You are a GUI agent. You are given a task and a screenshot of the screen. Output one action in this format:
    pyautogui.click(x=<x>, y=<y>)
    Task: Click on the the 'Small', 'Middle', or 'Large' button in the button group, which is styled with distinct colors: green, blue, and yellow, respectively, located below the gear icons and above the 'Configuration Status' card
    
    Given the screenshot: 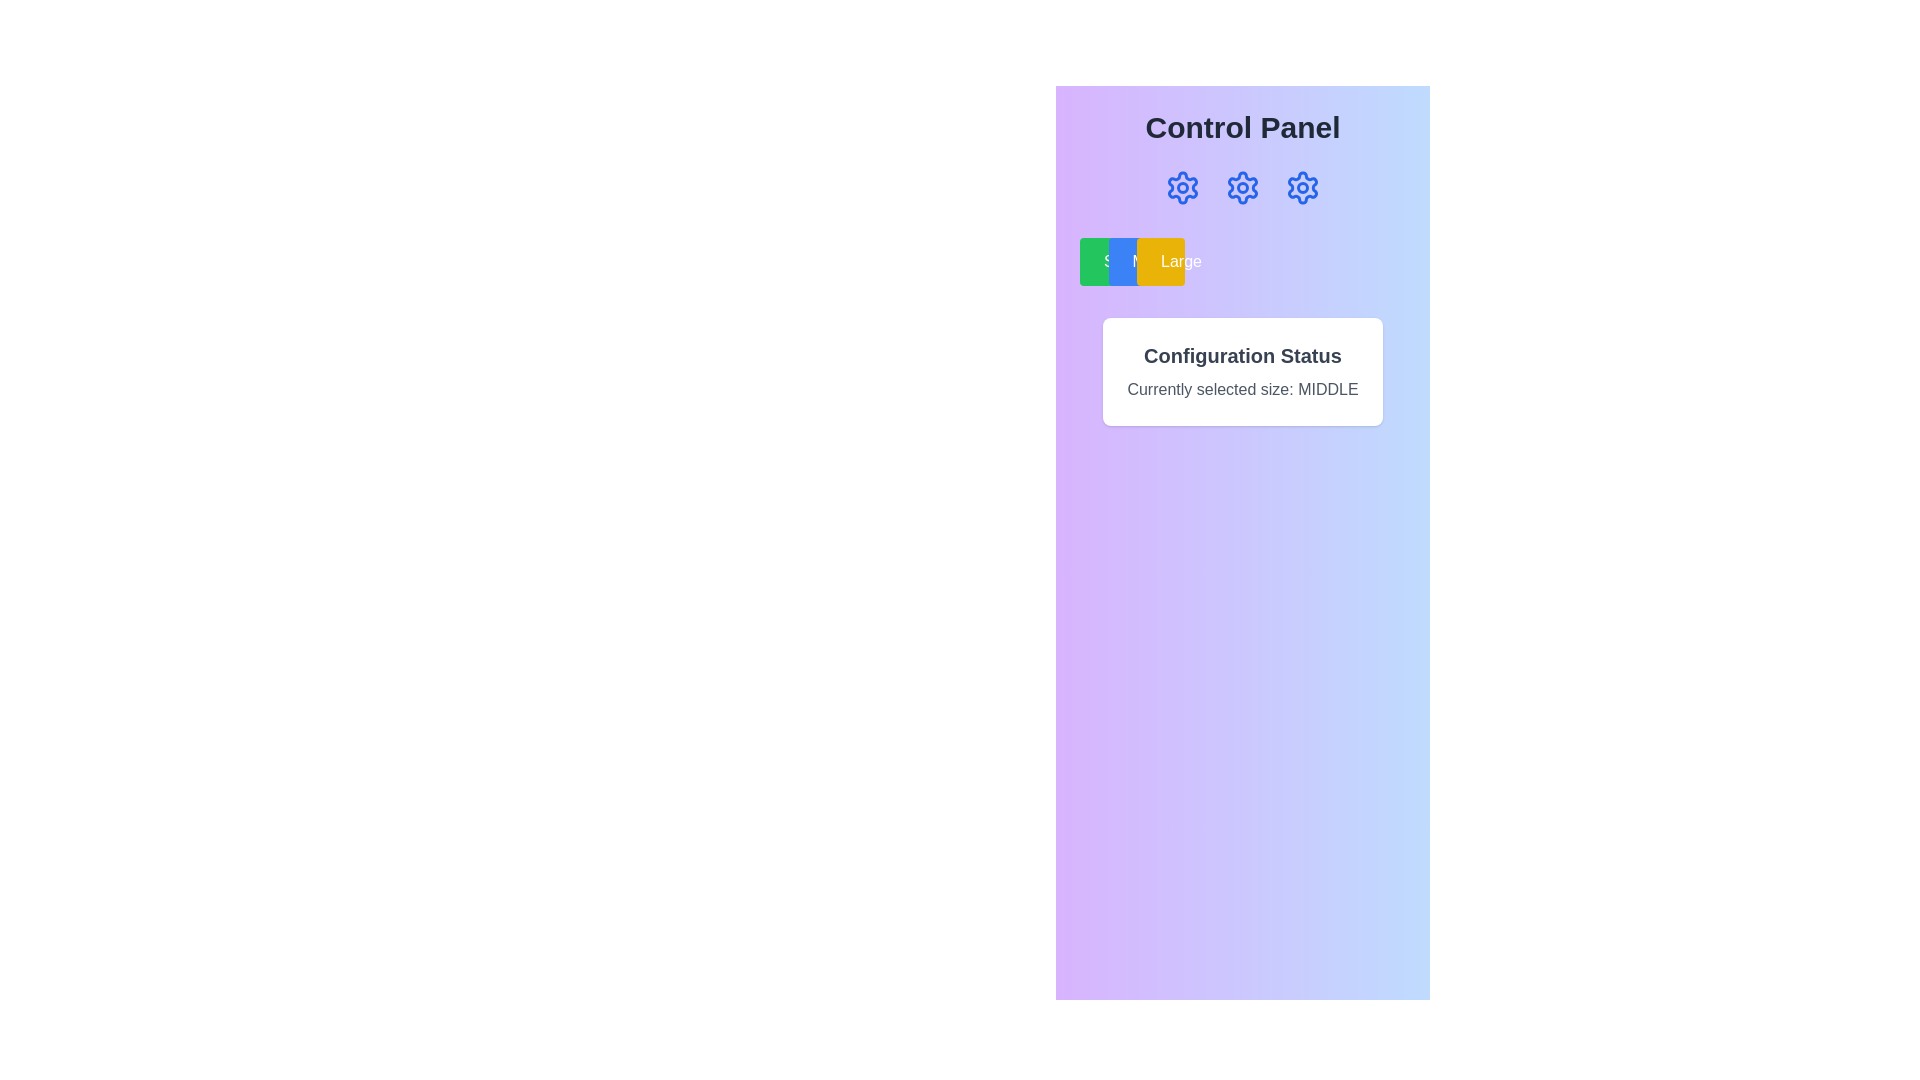 What is the action you would take?
    pyautogui.click(x=1242, y=261)
    